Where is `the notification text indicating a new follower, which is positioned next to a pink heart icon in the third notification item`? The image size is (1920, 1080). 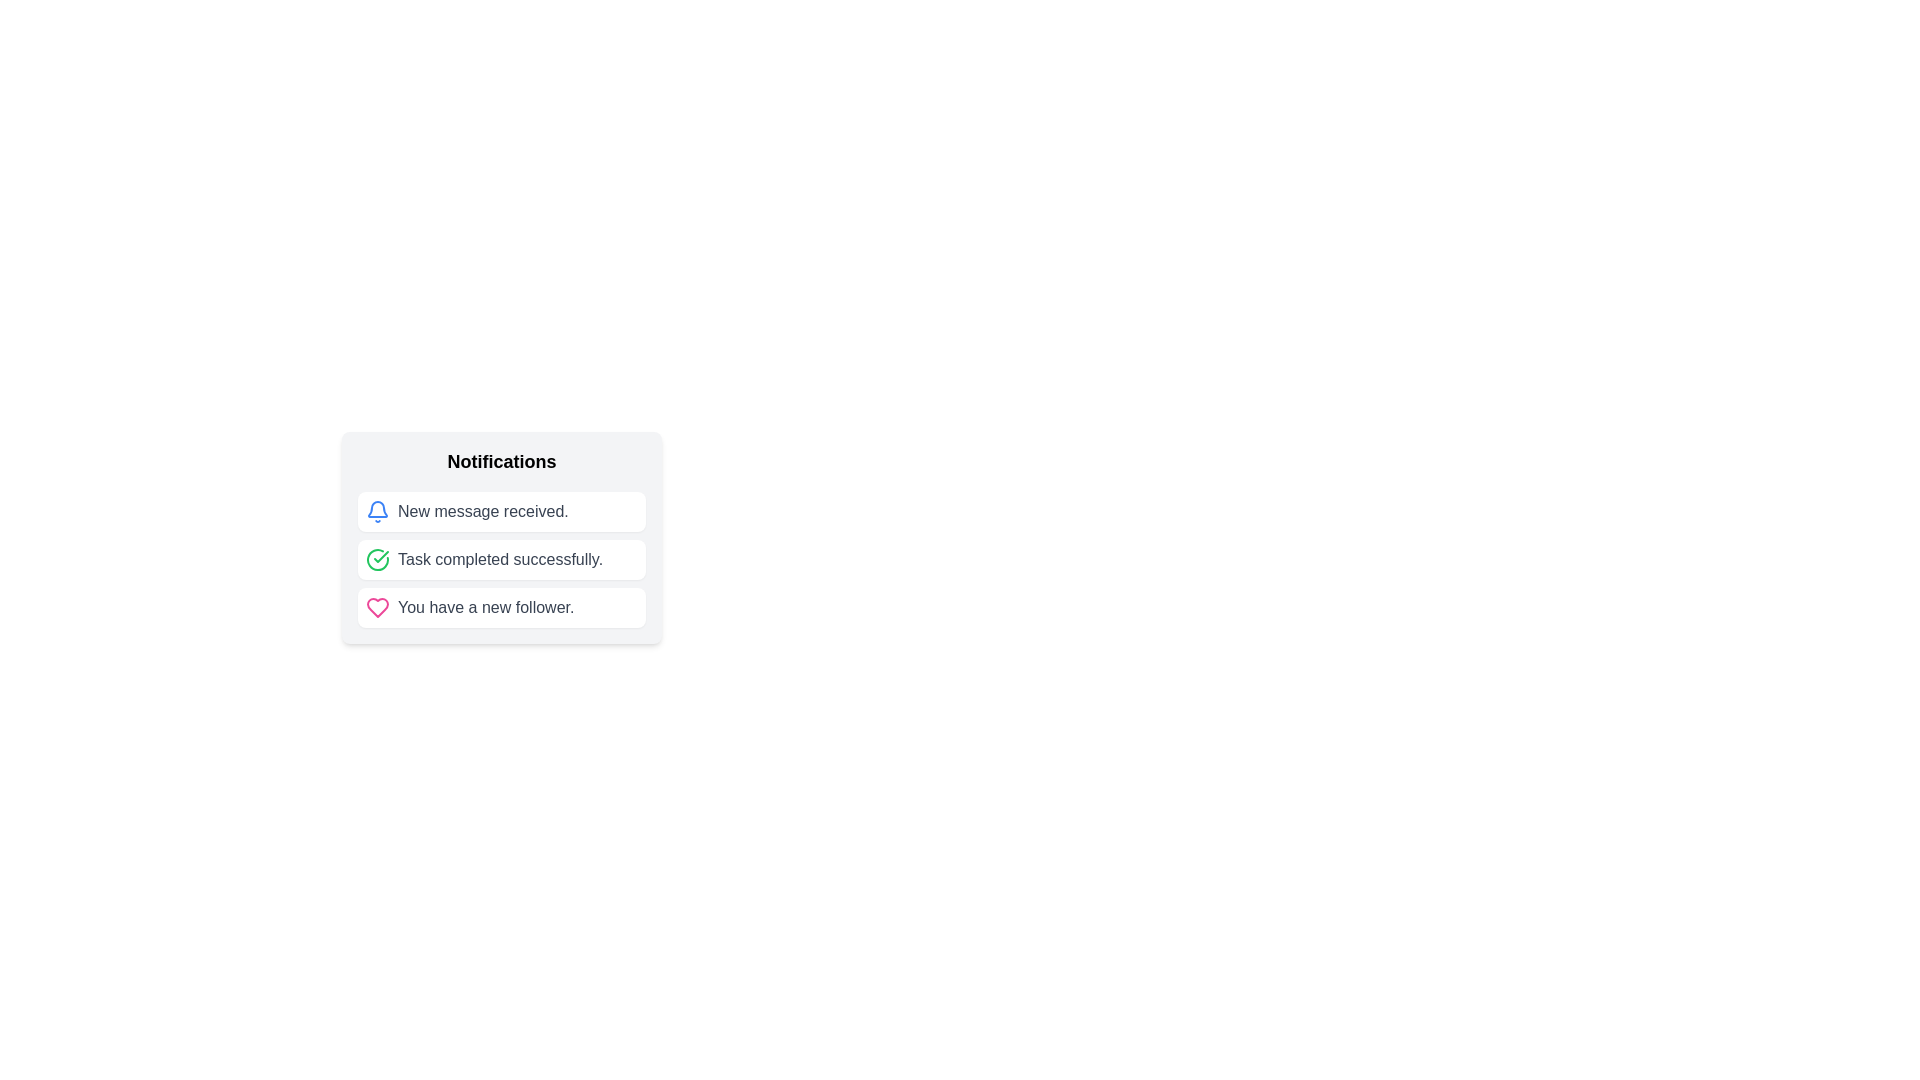
the notification text indicating a new follower, which is positioned next to a pink heart icon in the third notification item is located at coordinates (486, 607).